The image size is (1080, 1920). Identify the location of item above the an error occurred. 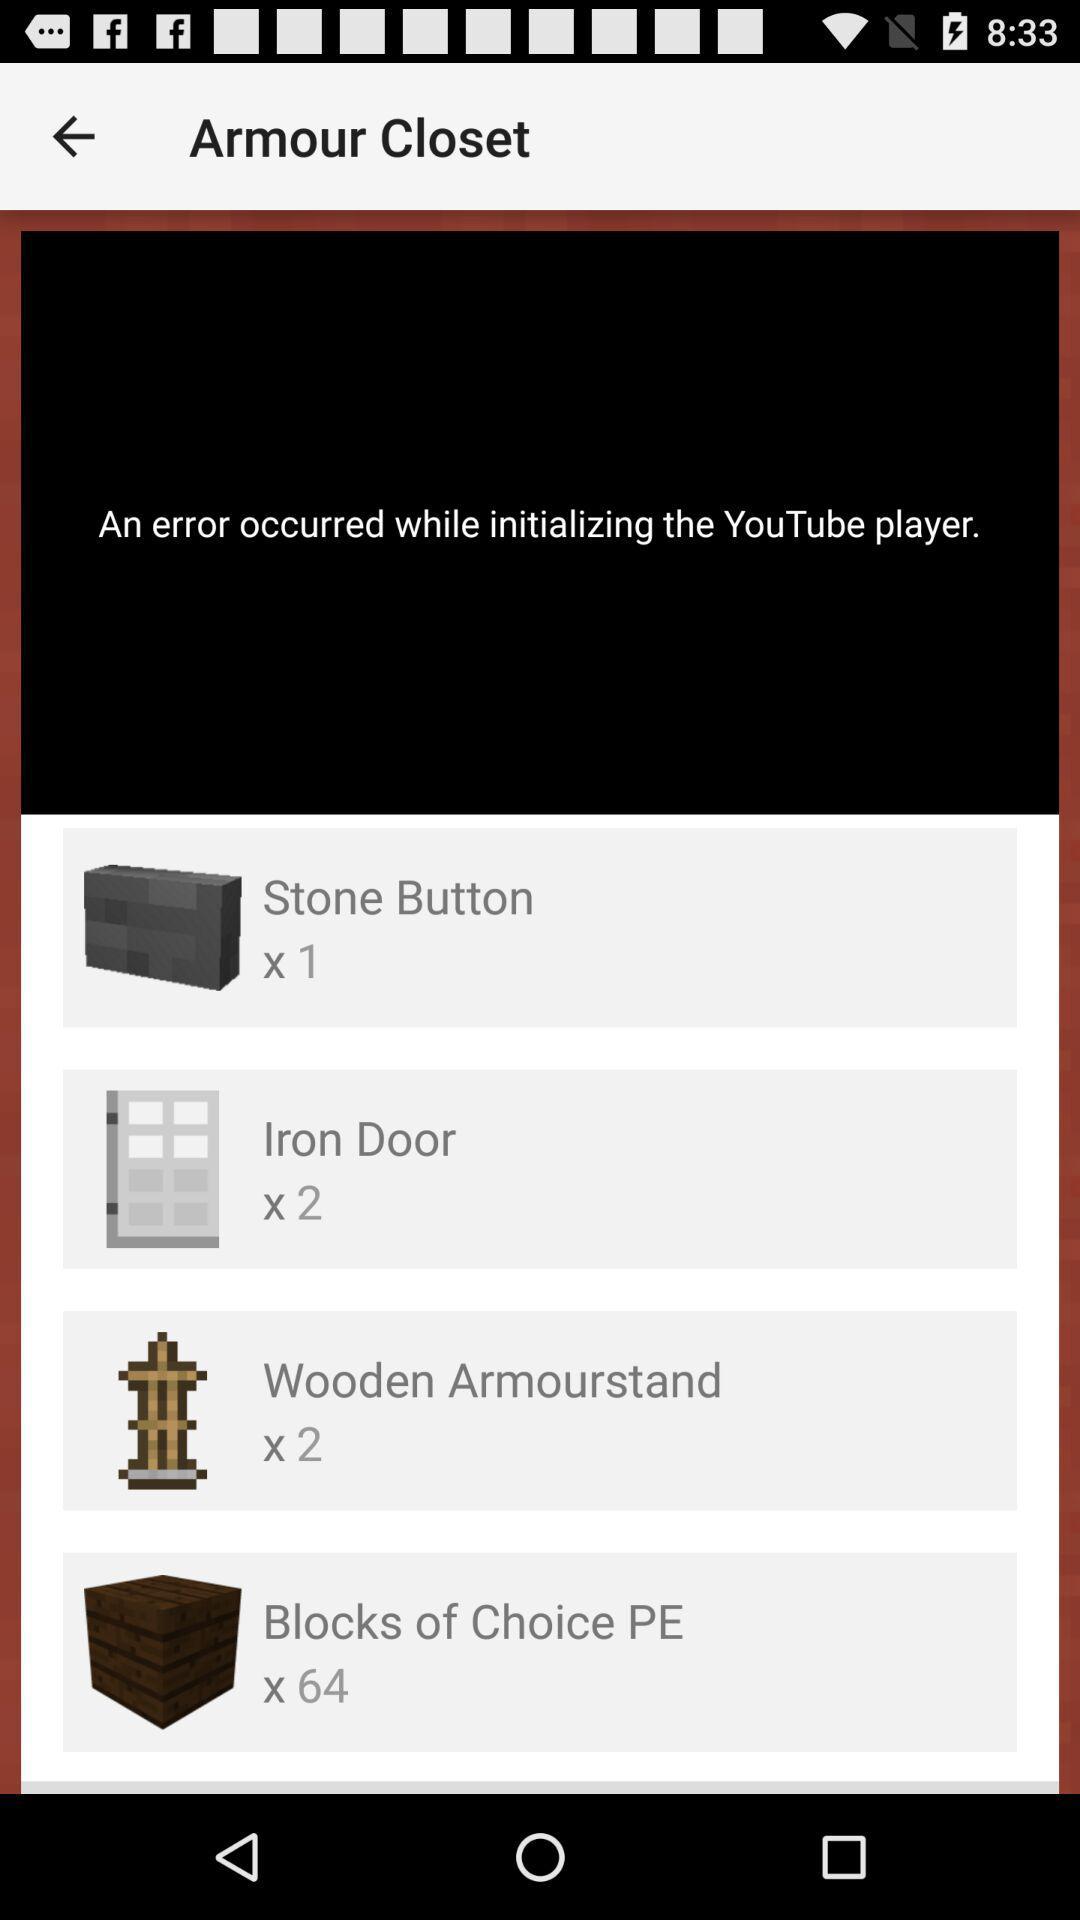
(72, 135).